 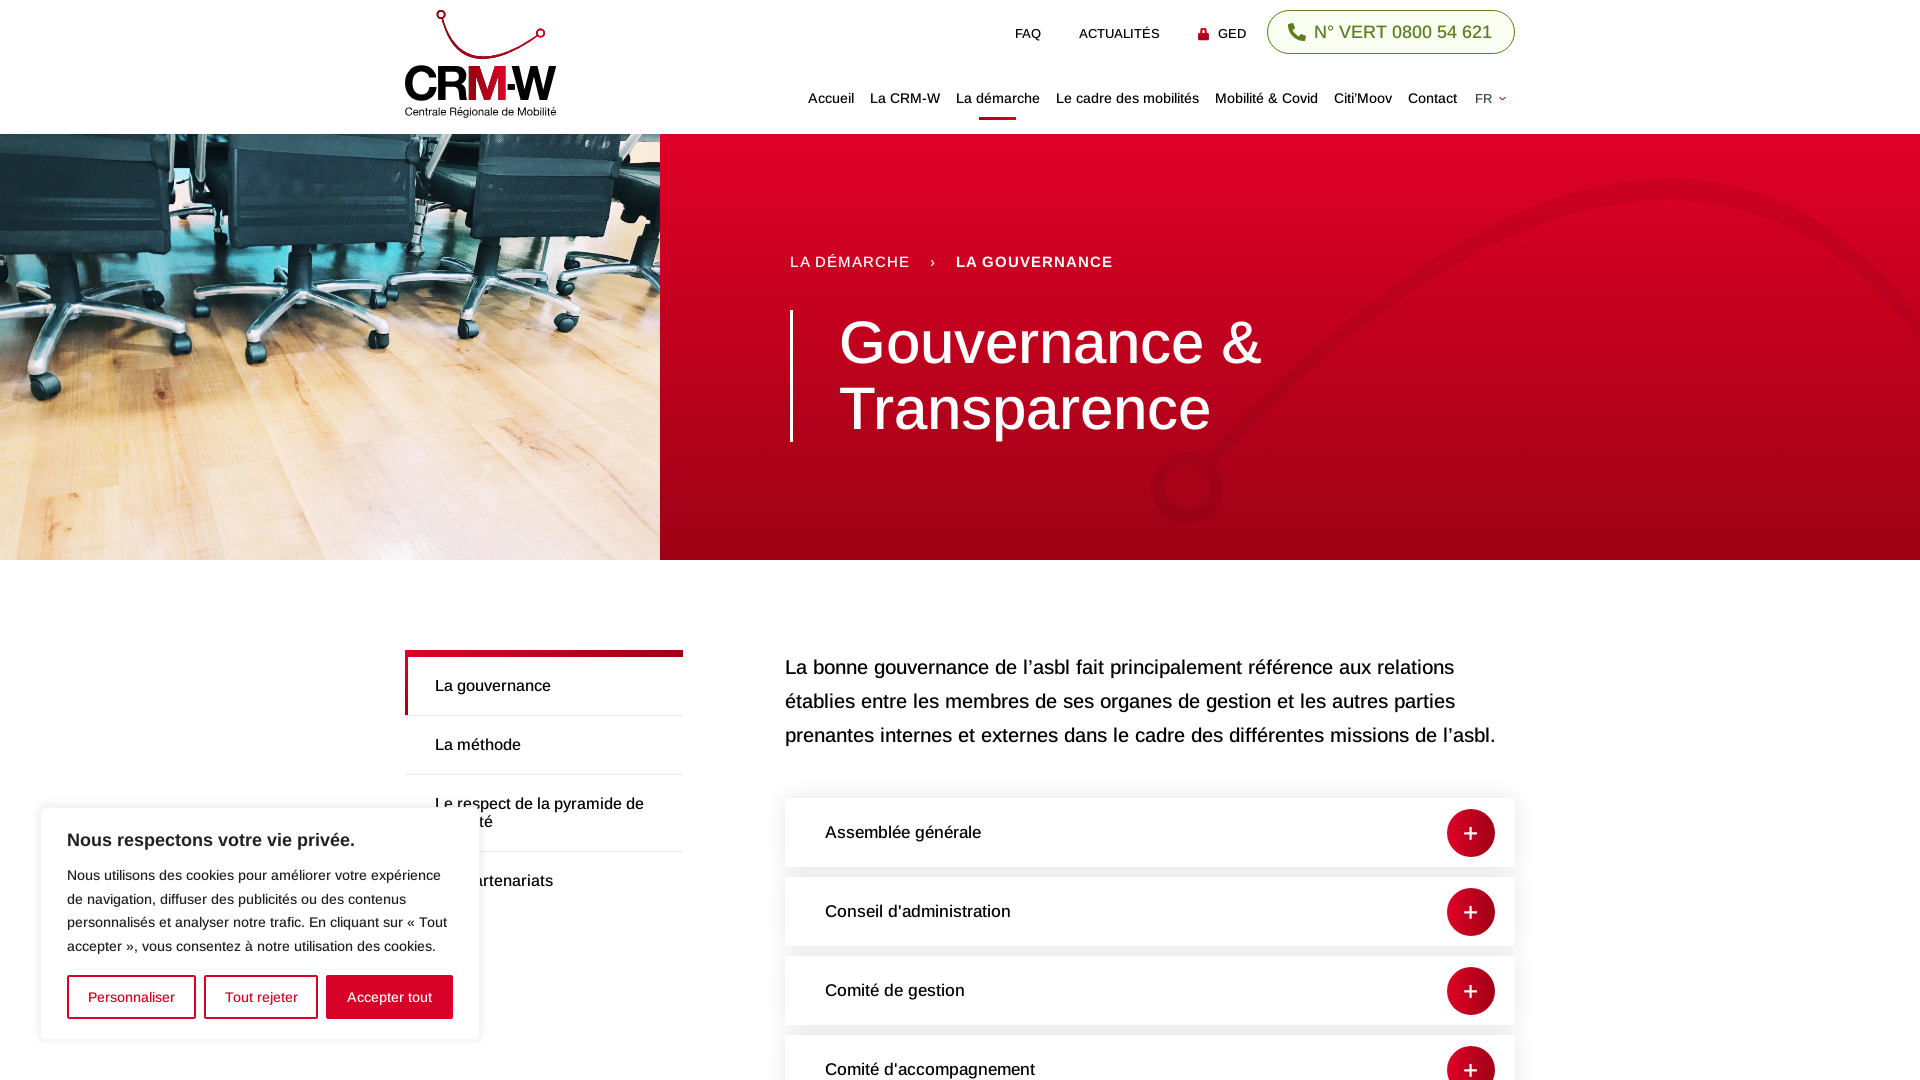 I want to click on 'GED', so click(x=1221, y=34).